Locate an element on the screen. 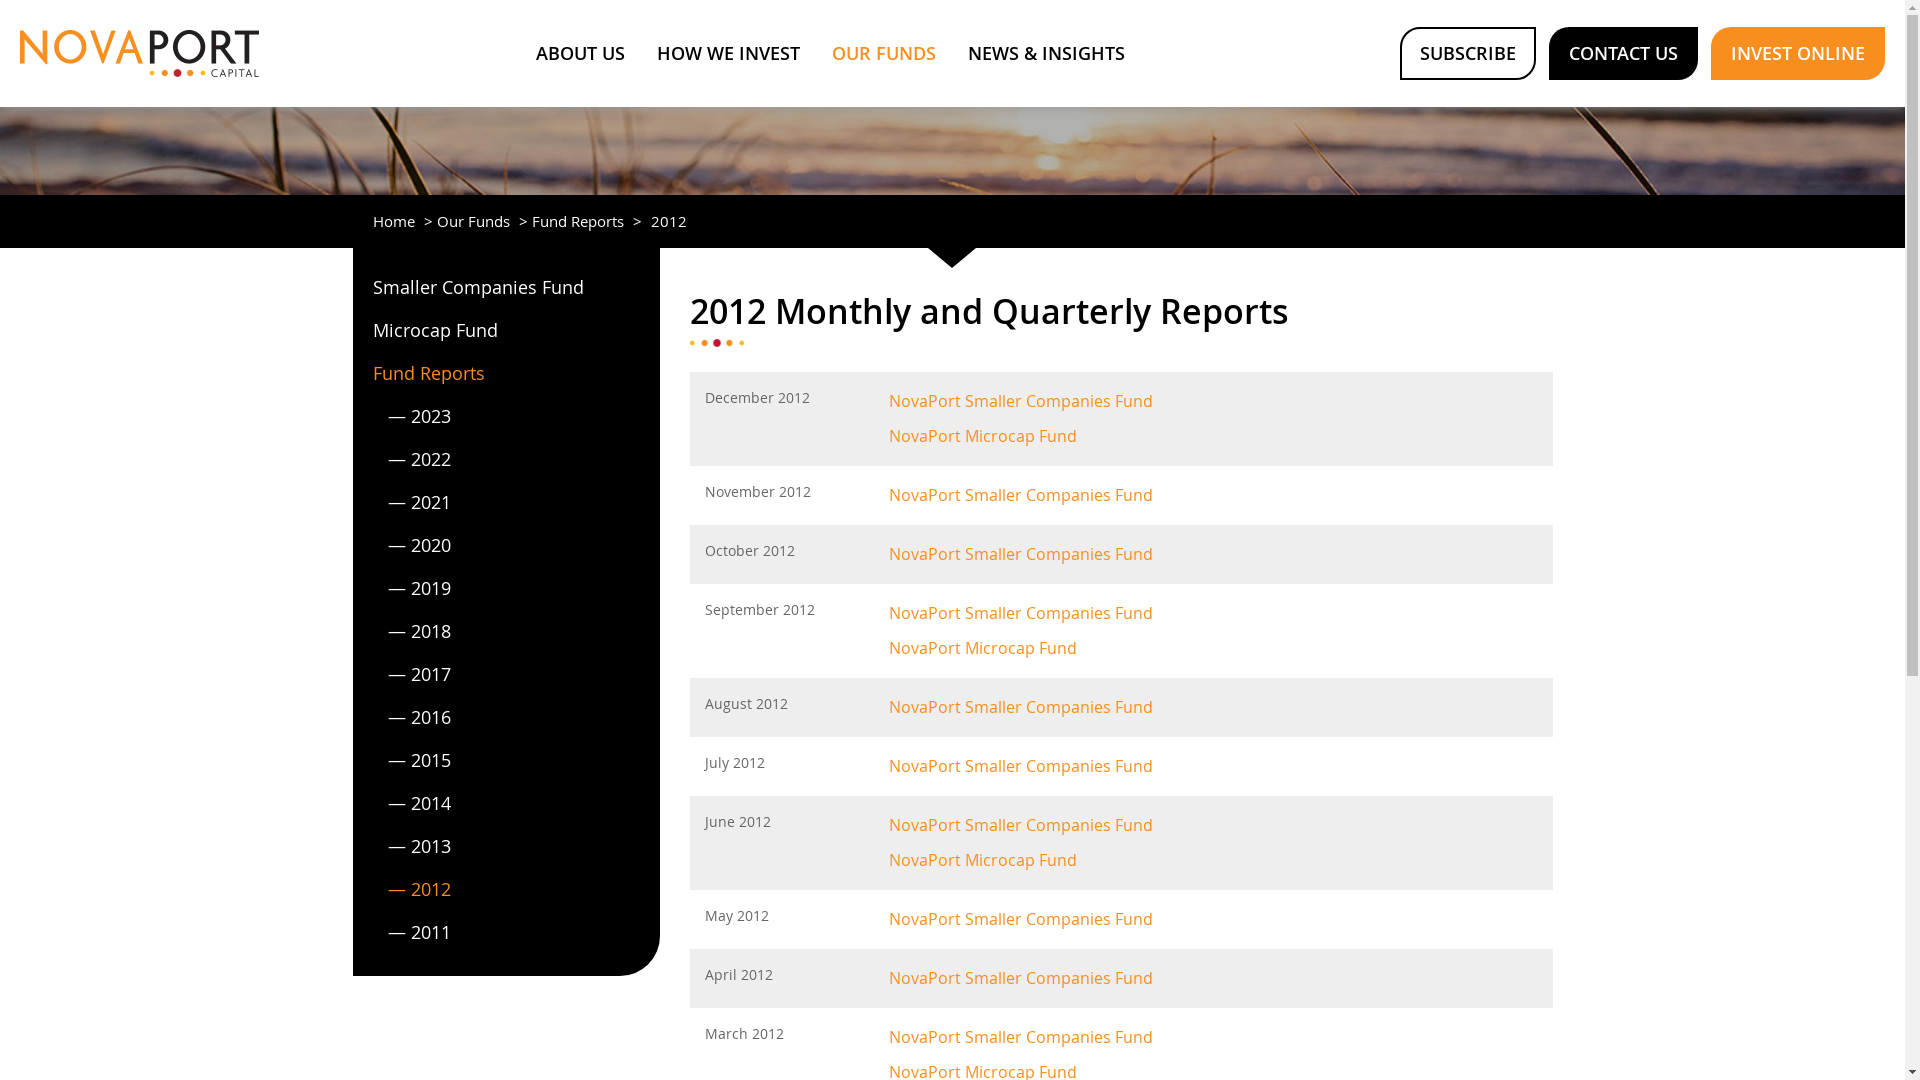 The height and width of the screenshot is (1080, 1920). 'Our Funds' is located at coordinates (474, 220).